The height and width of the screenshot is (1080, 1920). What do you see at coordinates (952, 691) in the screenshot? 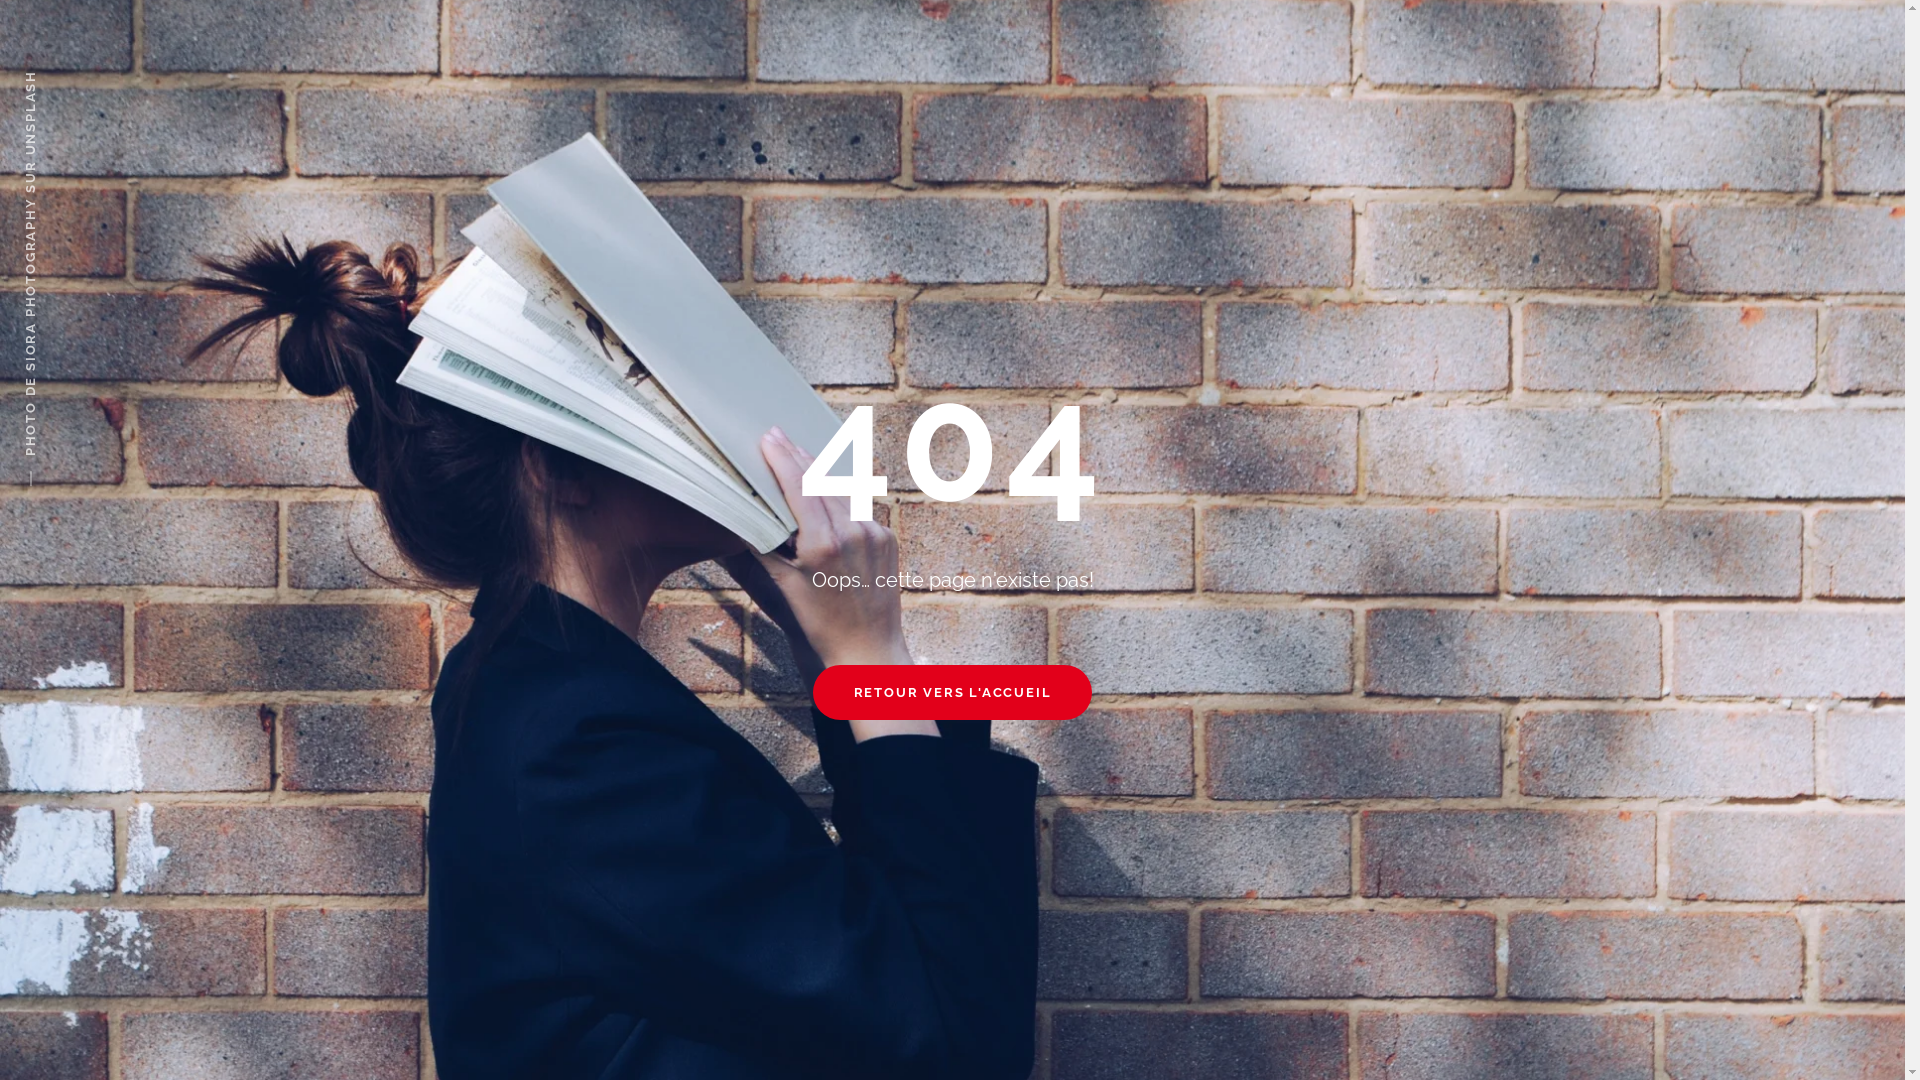
I see `'RETOUR VERS L'ACCUEIL'` at bounding box center [952, 691].